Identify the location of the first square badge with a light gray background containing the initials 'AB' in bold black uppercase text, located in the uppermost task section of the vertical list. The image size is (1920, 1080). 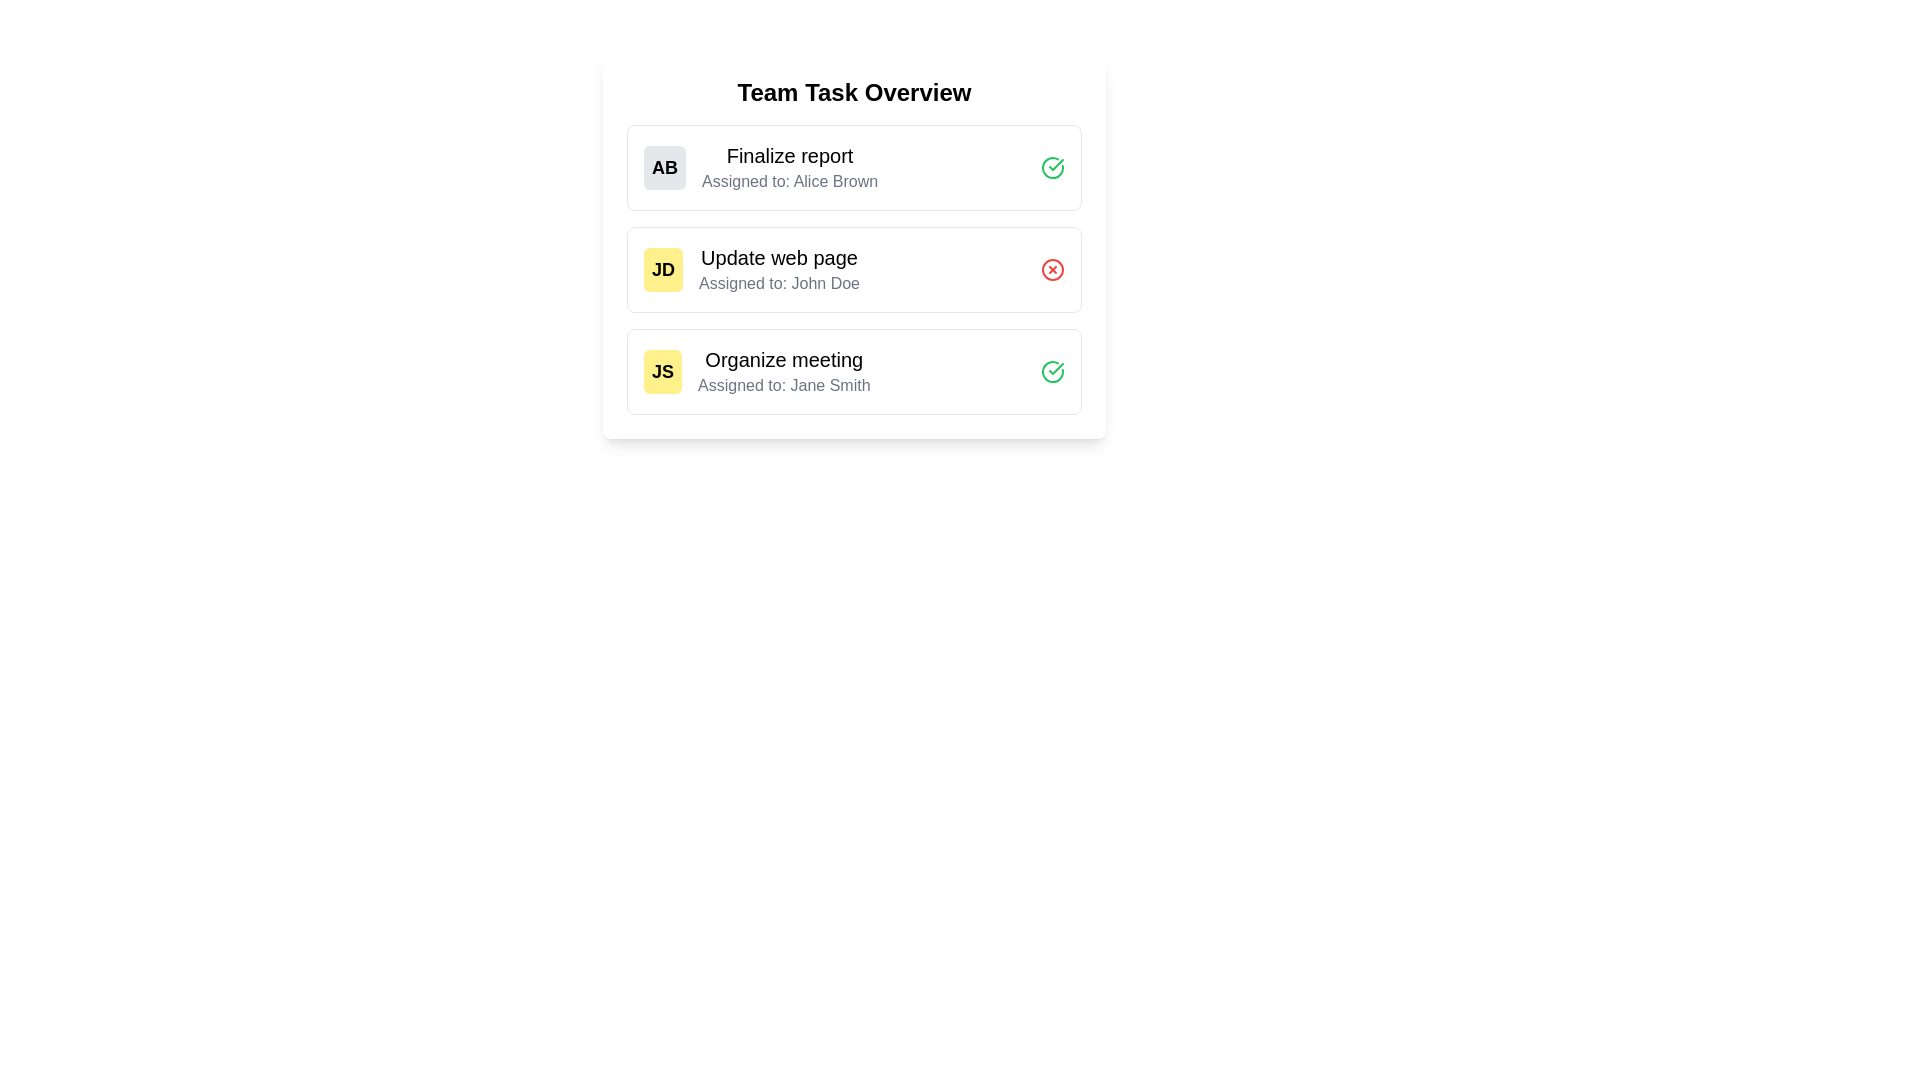
(665, 167).